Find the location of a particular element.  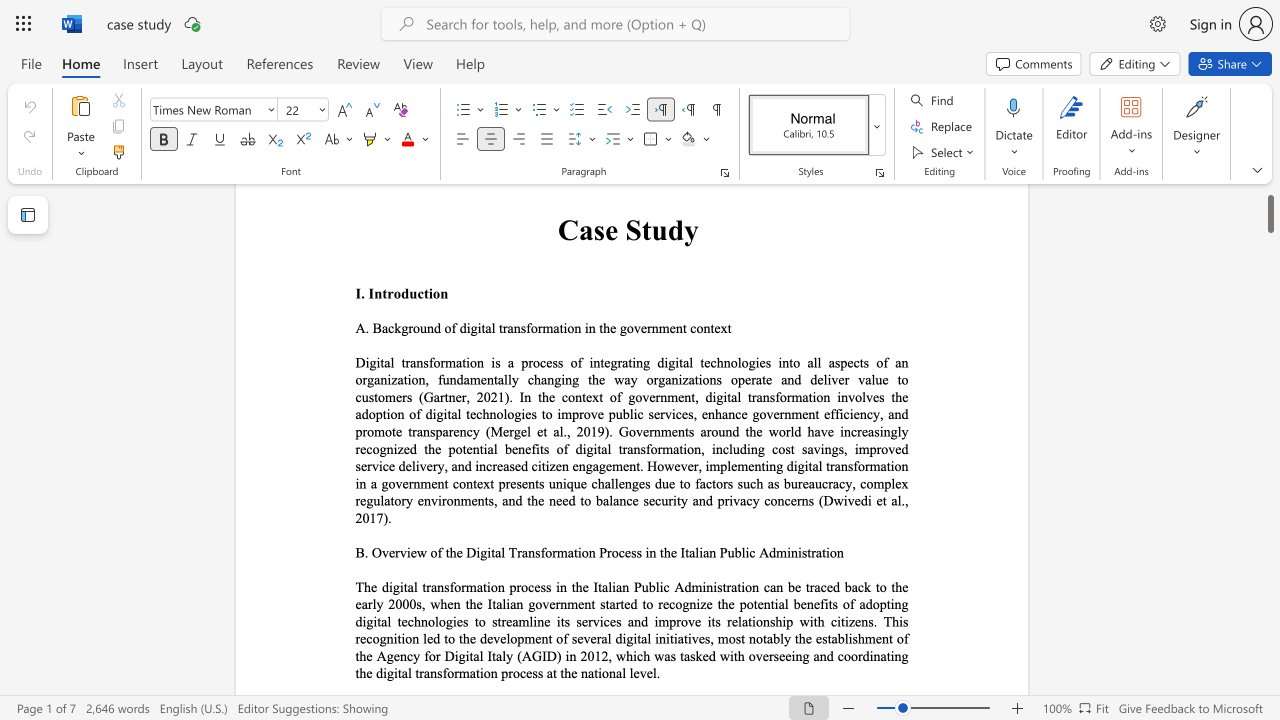

the scrollbar and move up 10 pixels is located at coordinates (1269, 205).